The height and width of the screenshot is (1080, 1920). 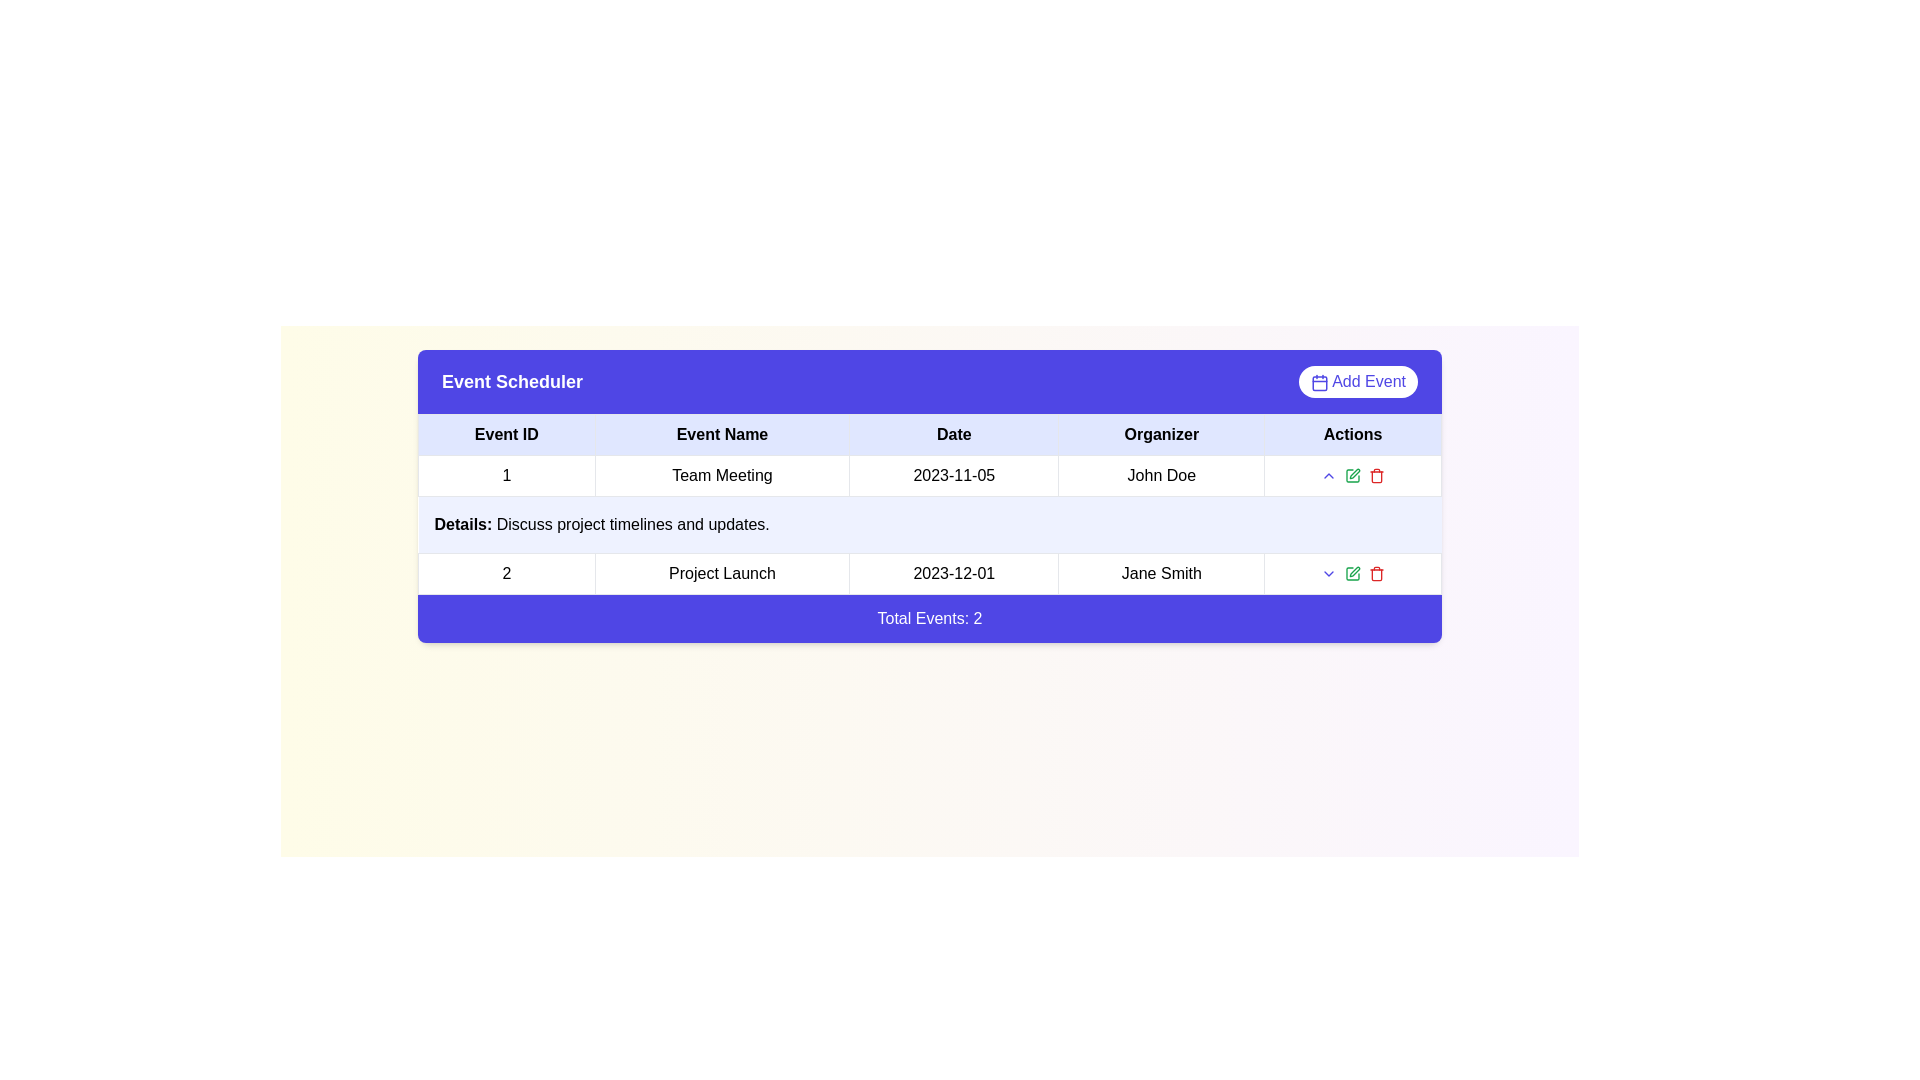 What do you see at coordinates (1353, 574) in the screenshot?
I see `the icons in the Icon Group located in the 'Actions' column of the second row in the 'Event Scheduler' table` at bounding box center [1353, 574].